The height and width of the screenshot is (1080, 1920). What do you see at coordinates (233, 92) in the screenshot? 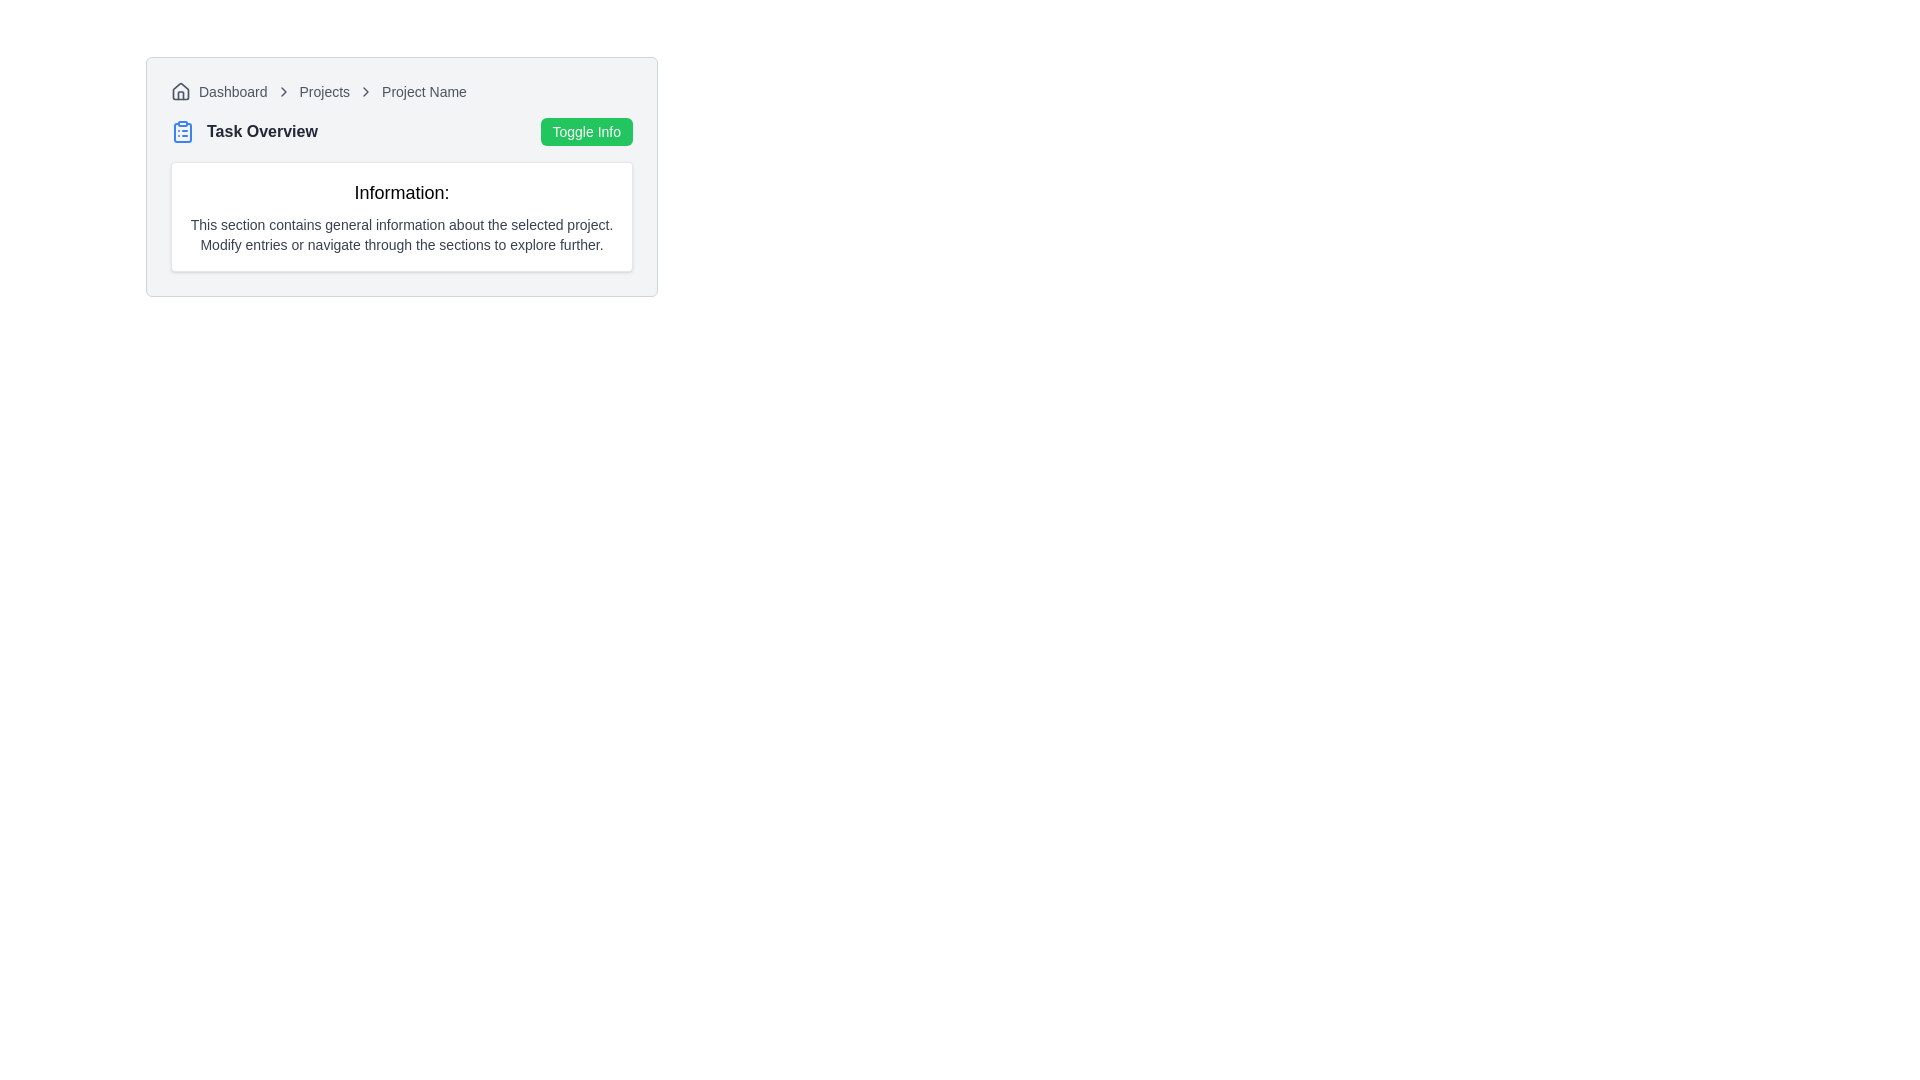
I see `the 'Dashboard' text label, which is styled in a small-sized, gray-colored font and located immediately after a house-shaped SVG icon in the breadcrumb navigation bar` at bounding box center [233, 92].